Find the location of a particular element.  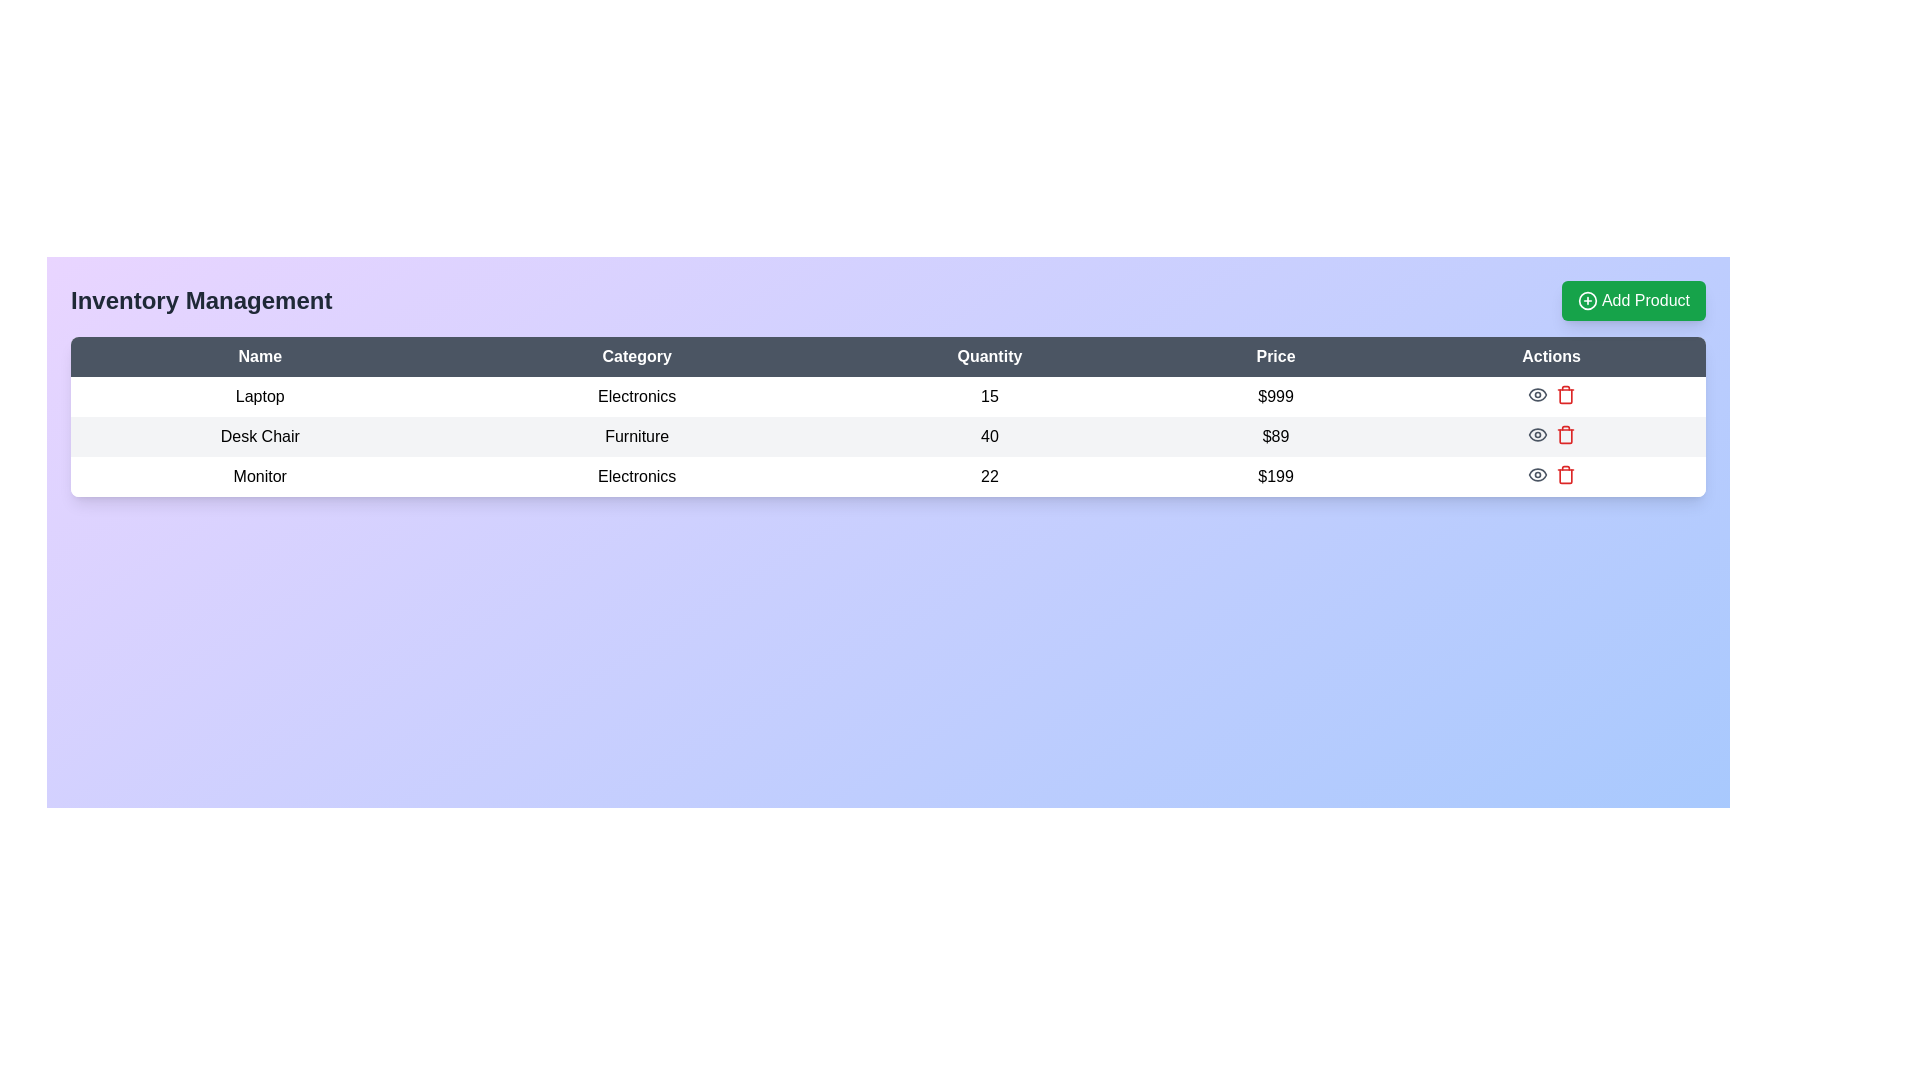

the eye-shaped icon in the 'Actions' column of the 'Desk Chair' row is located at coordinates (1536, 434).